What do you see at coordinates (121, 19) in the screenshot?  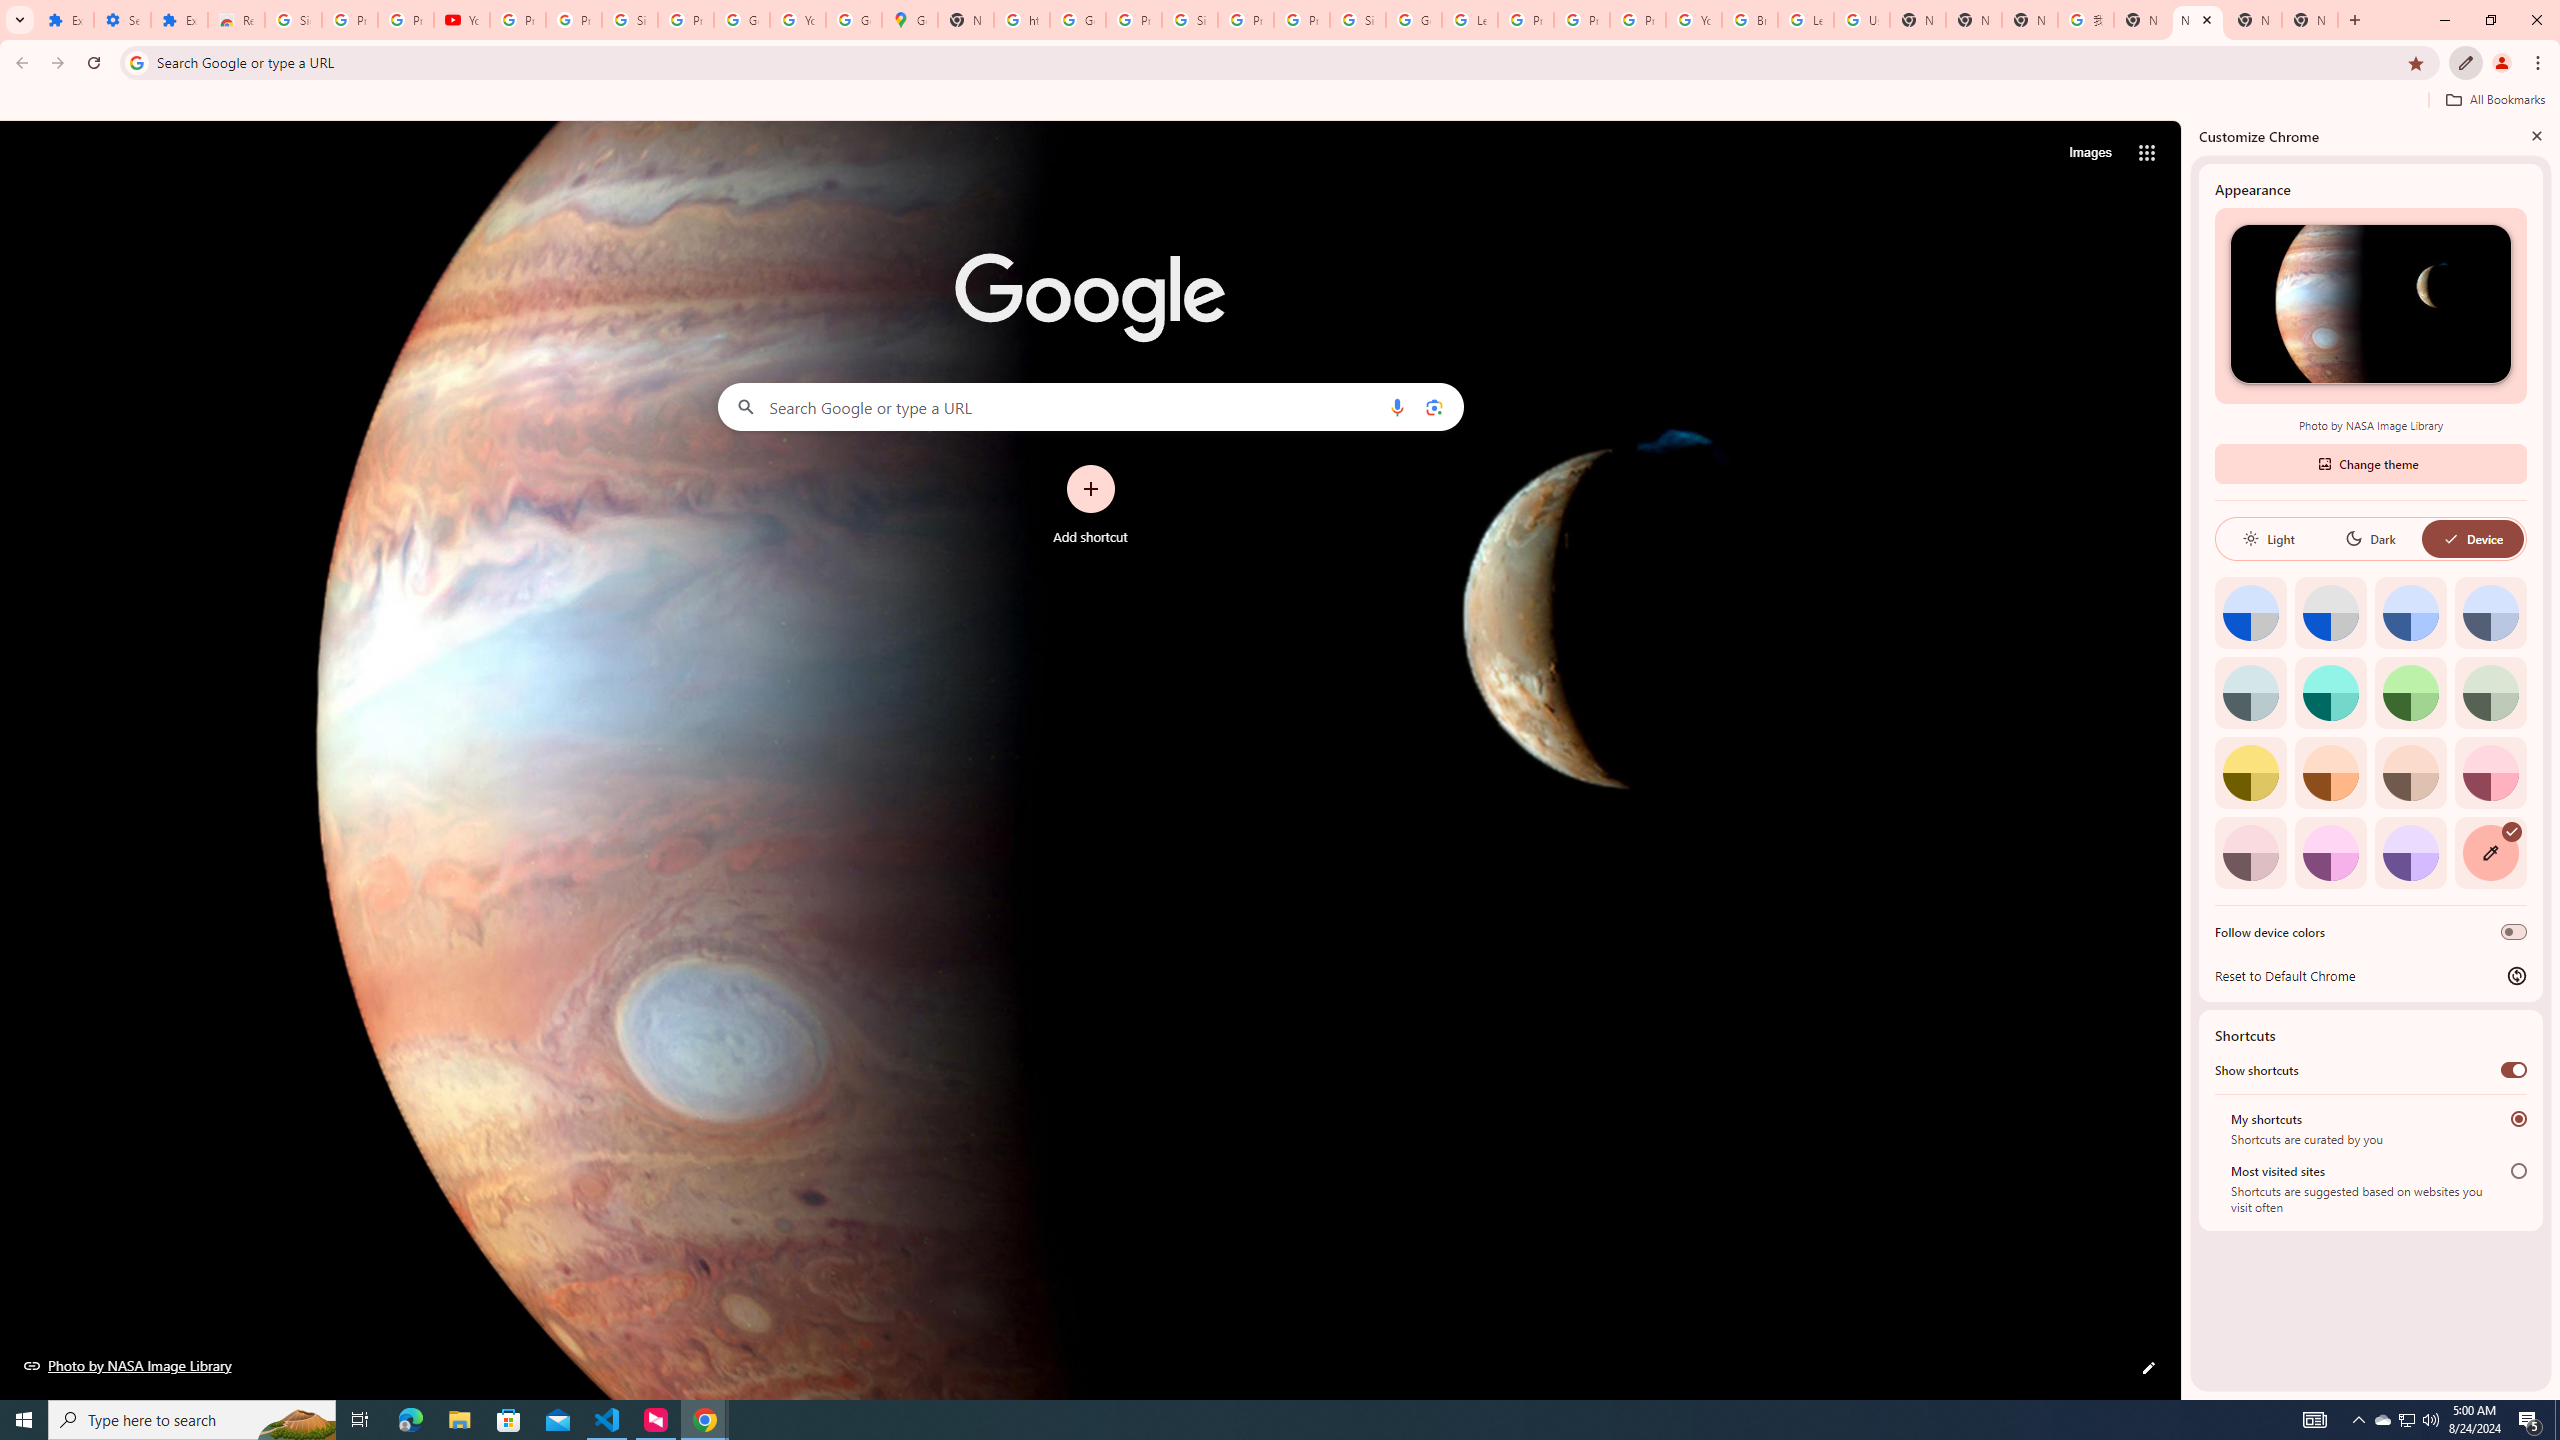 I see `'Settings'` at bounding box center [121, 19].